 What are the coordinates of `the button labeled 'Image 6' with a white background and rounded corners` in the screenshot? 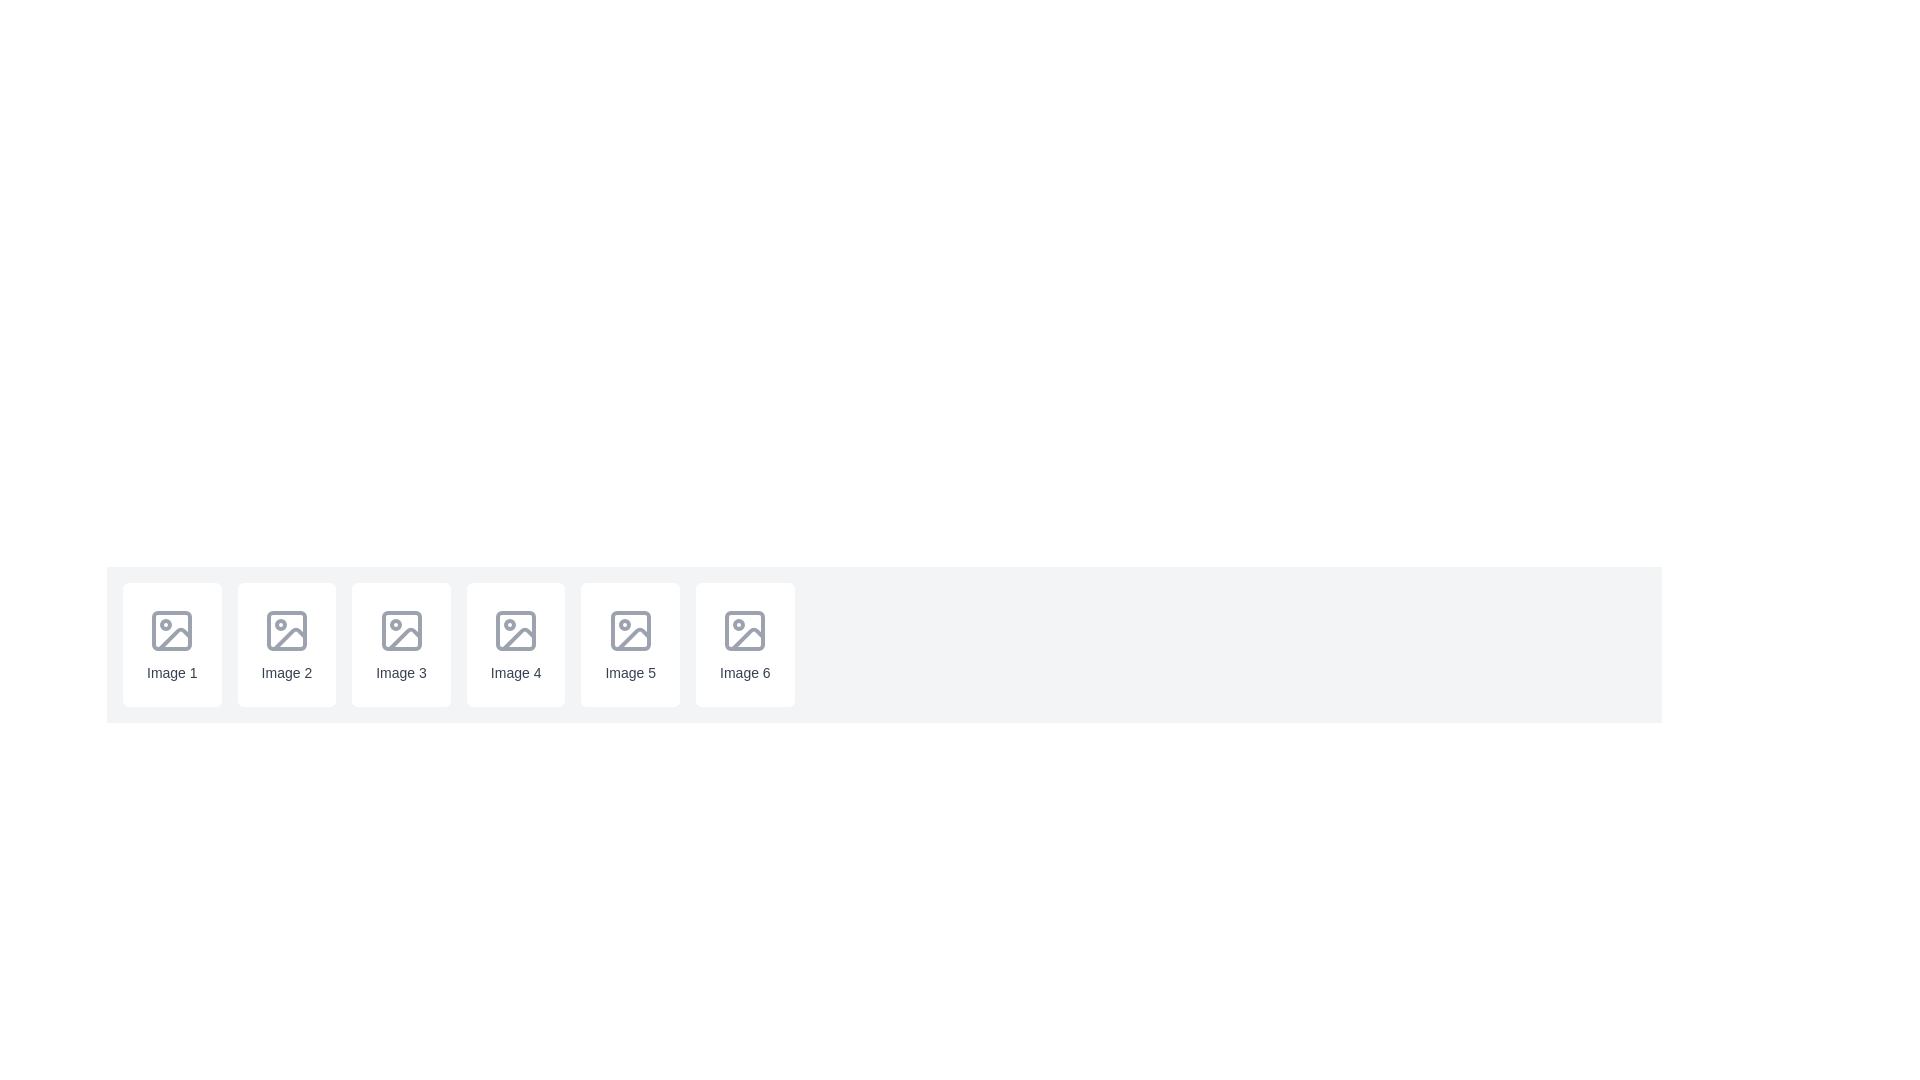 It's located at (744, 644).